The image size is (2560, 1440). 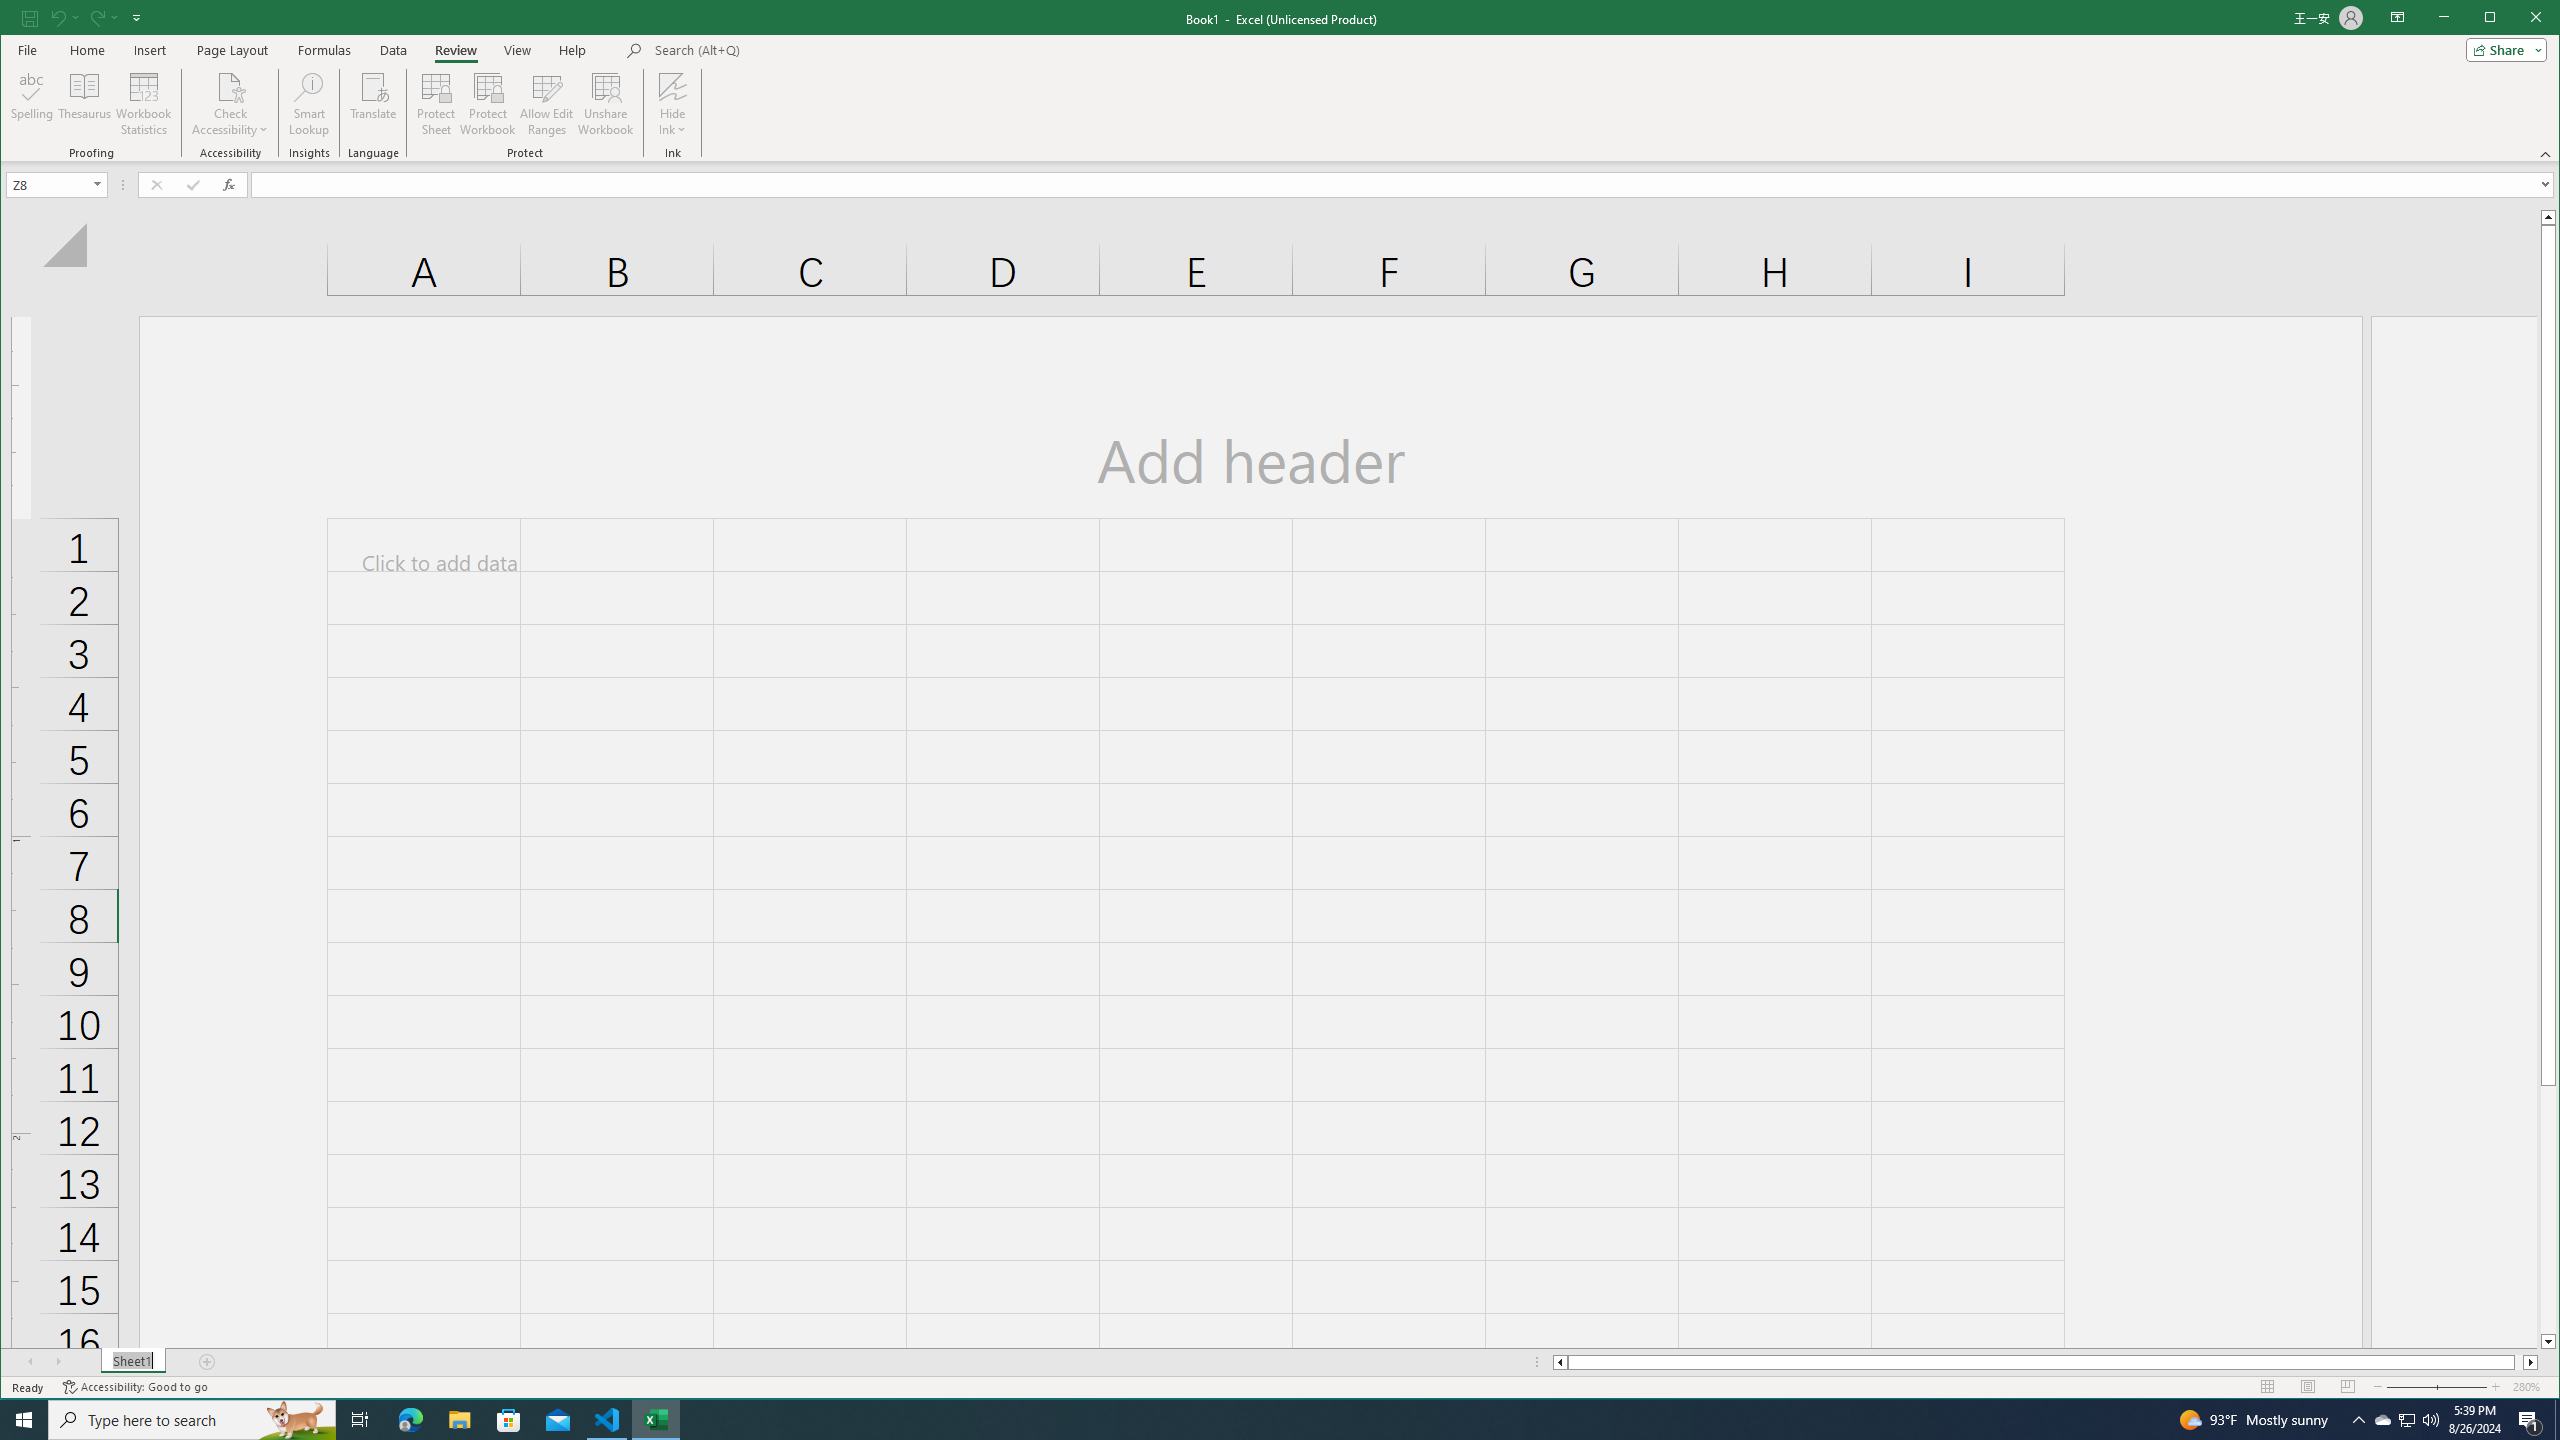 What do you see at coordinates (325, 49) in the screenshot?
I see `'Formulas'` at bounding box center [325, 49].